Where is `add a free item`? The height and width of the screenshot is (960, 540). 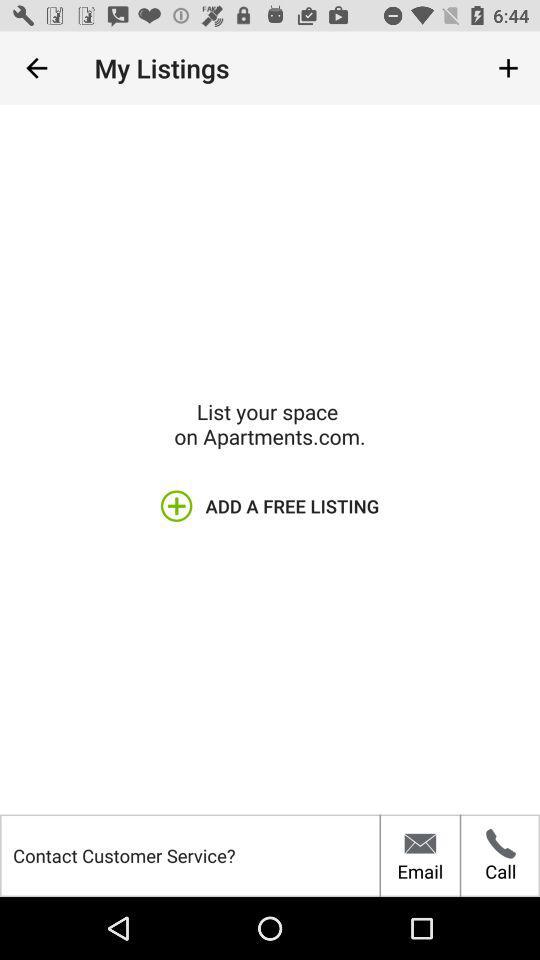
add a free item is located at coordinates (270, 505).